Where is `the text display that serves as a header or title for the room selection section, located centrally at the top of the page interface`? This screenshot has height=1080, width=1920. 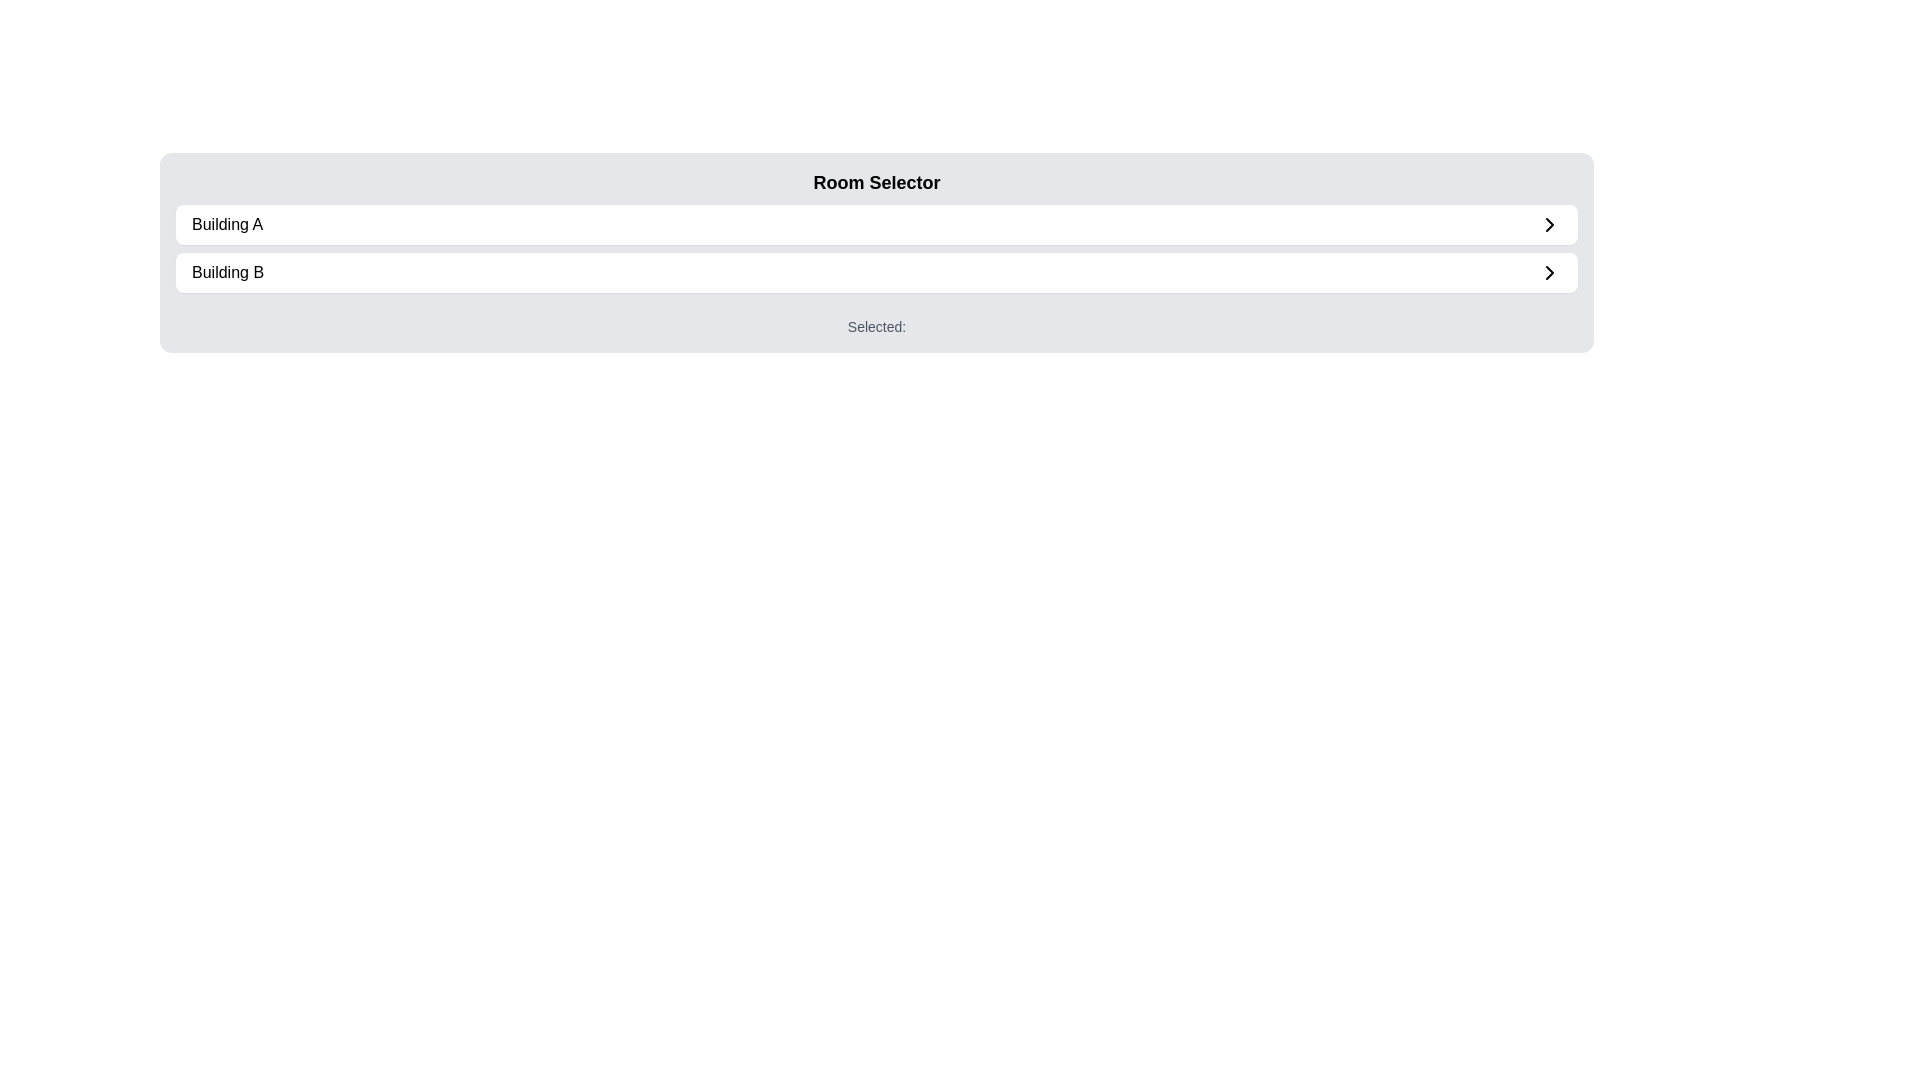 the text display that serves as a header or title for the room selection section, located centrally at the top of the page interface is located at coordinates (877, 182).